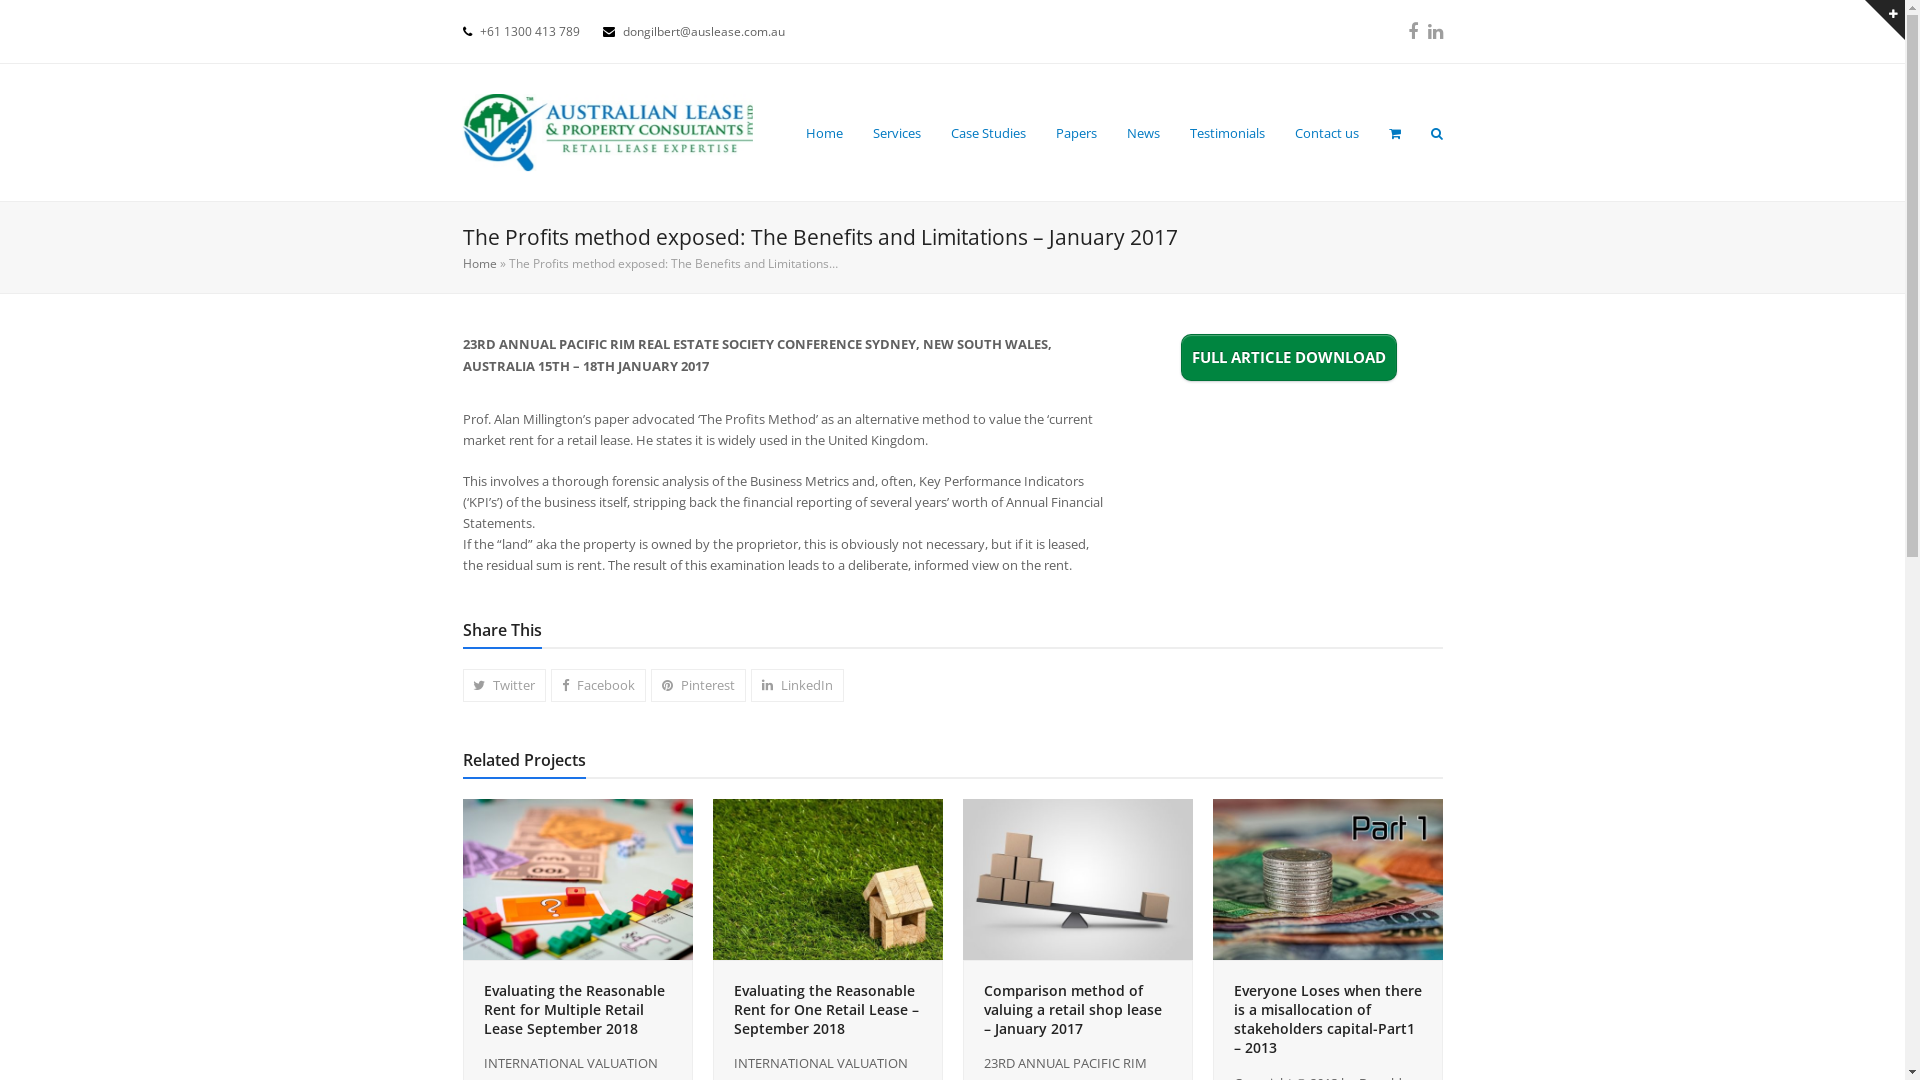  Describe the element at coordinates (1074, 132) in the screenshot. I see `'Papers'` at that location.